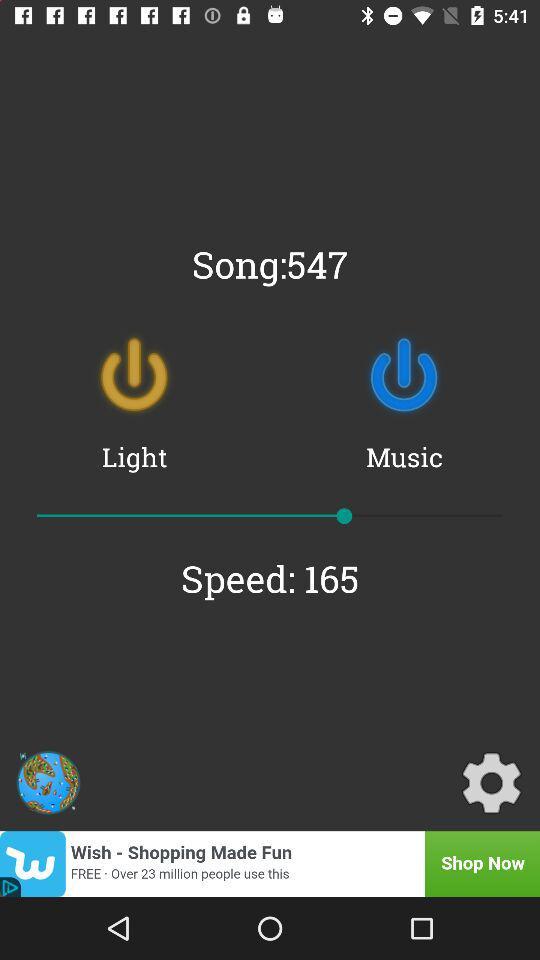  I want to click on the avatar icon, so click(48, 782).